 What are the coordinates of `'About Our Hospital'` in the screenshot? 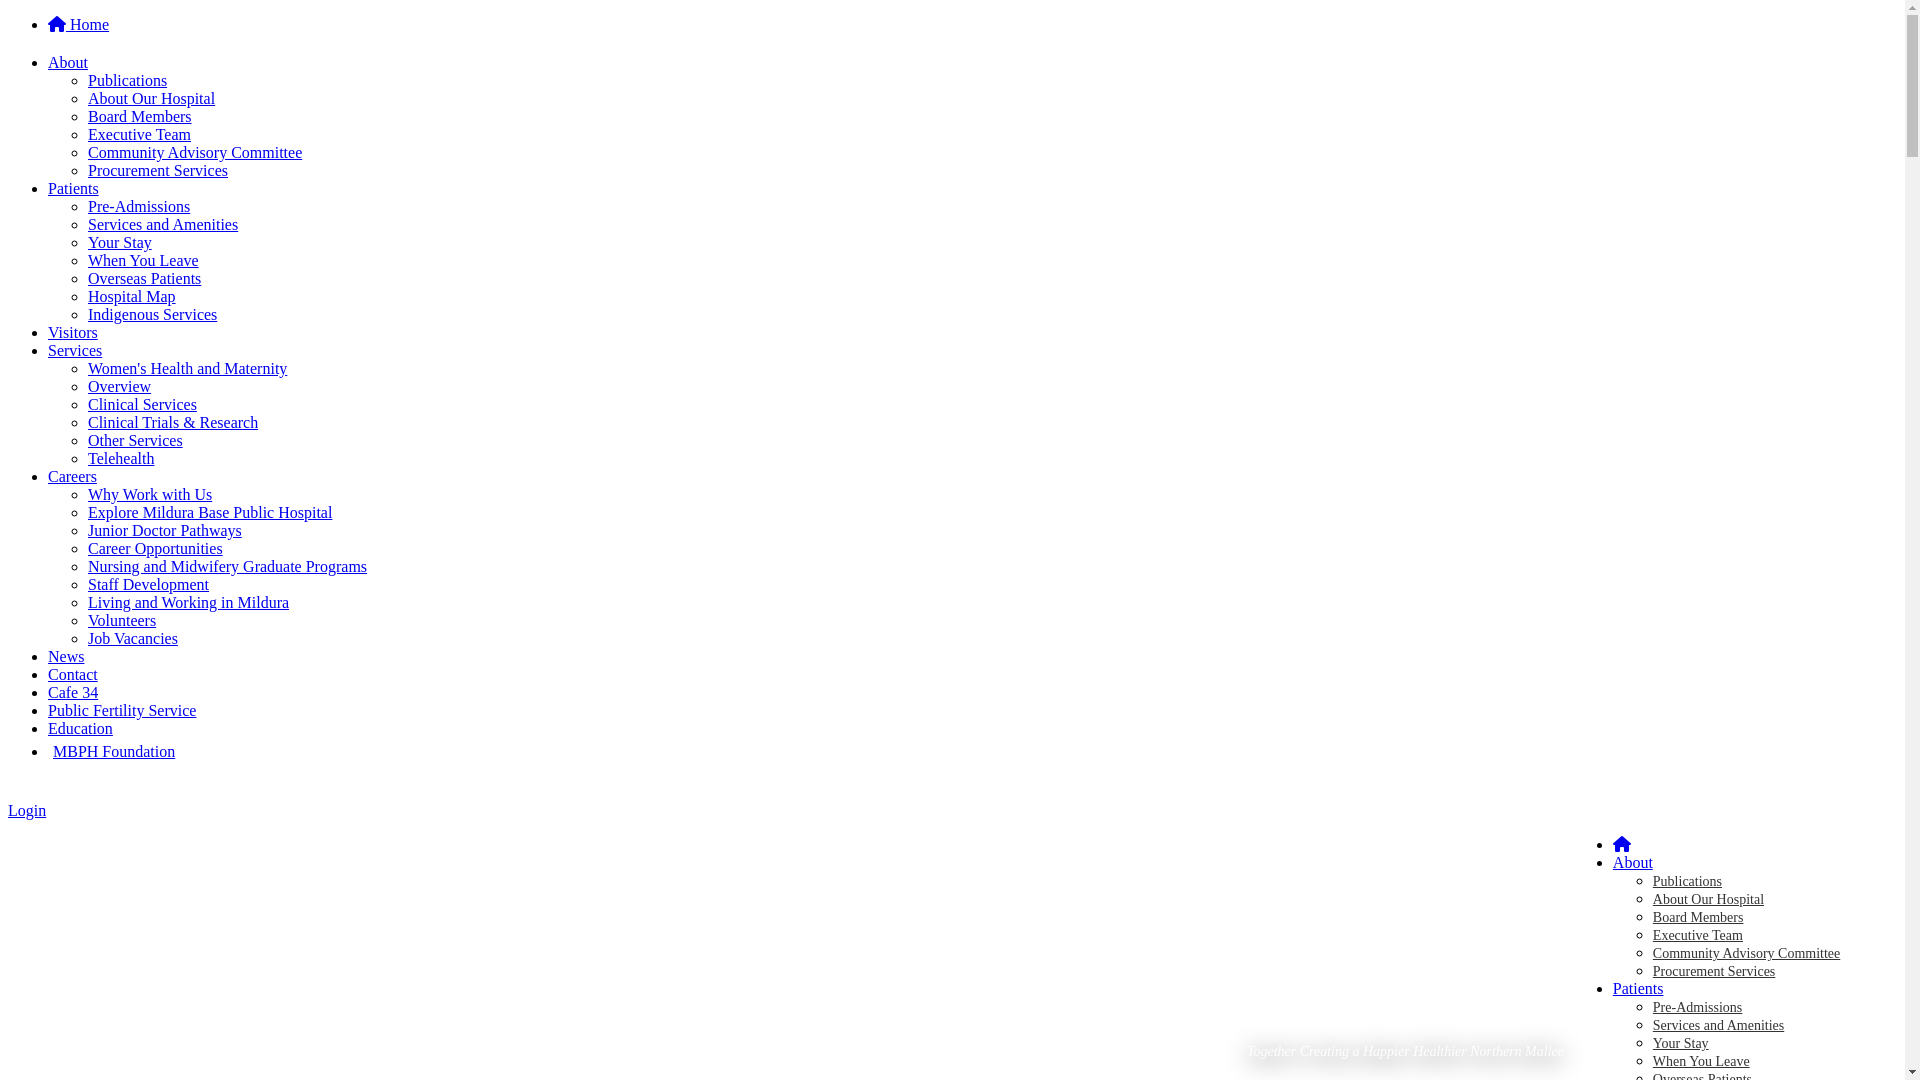 It's located at (150, 98).